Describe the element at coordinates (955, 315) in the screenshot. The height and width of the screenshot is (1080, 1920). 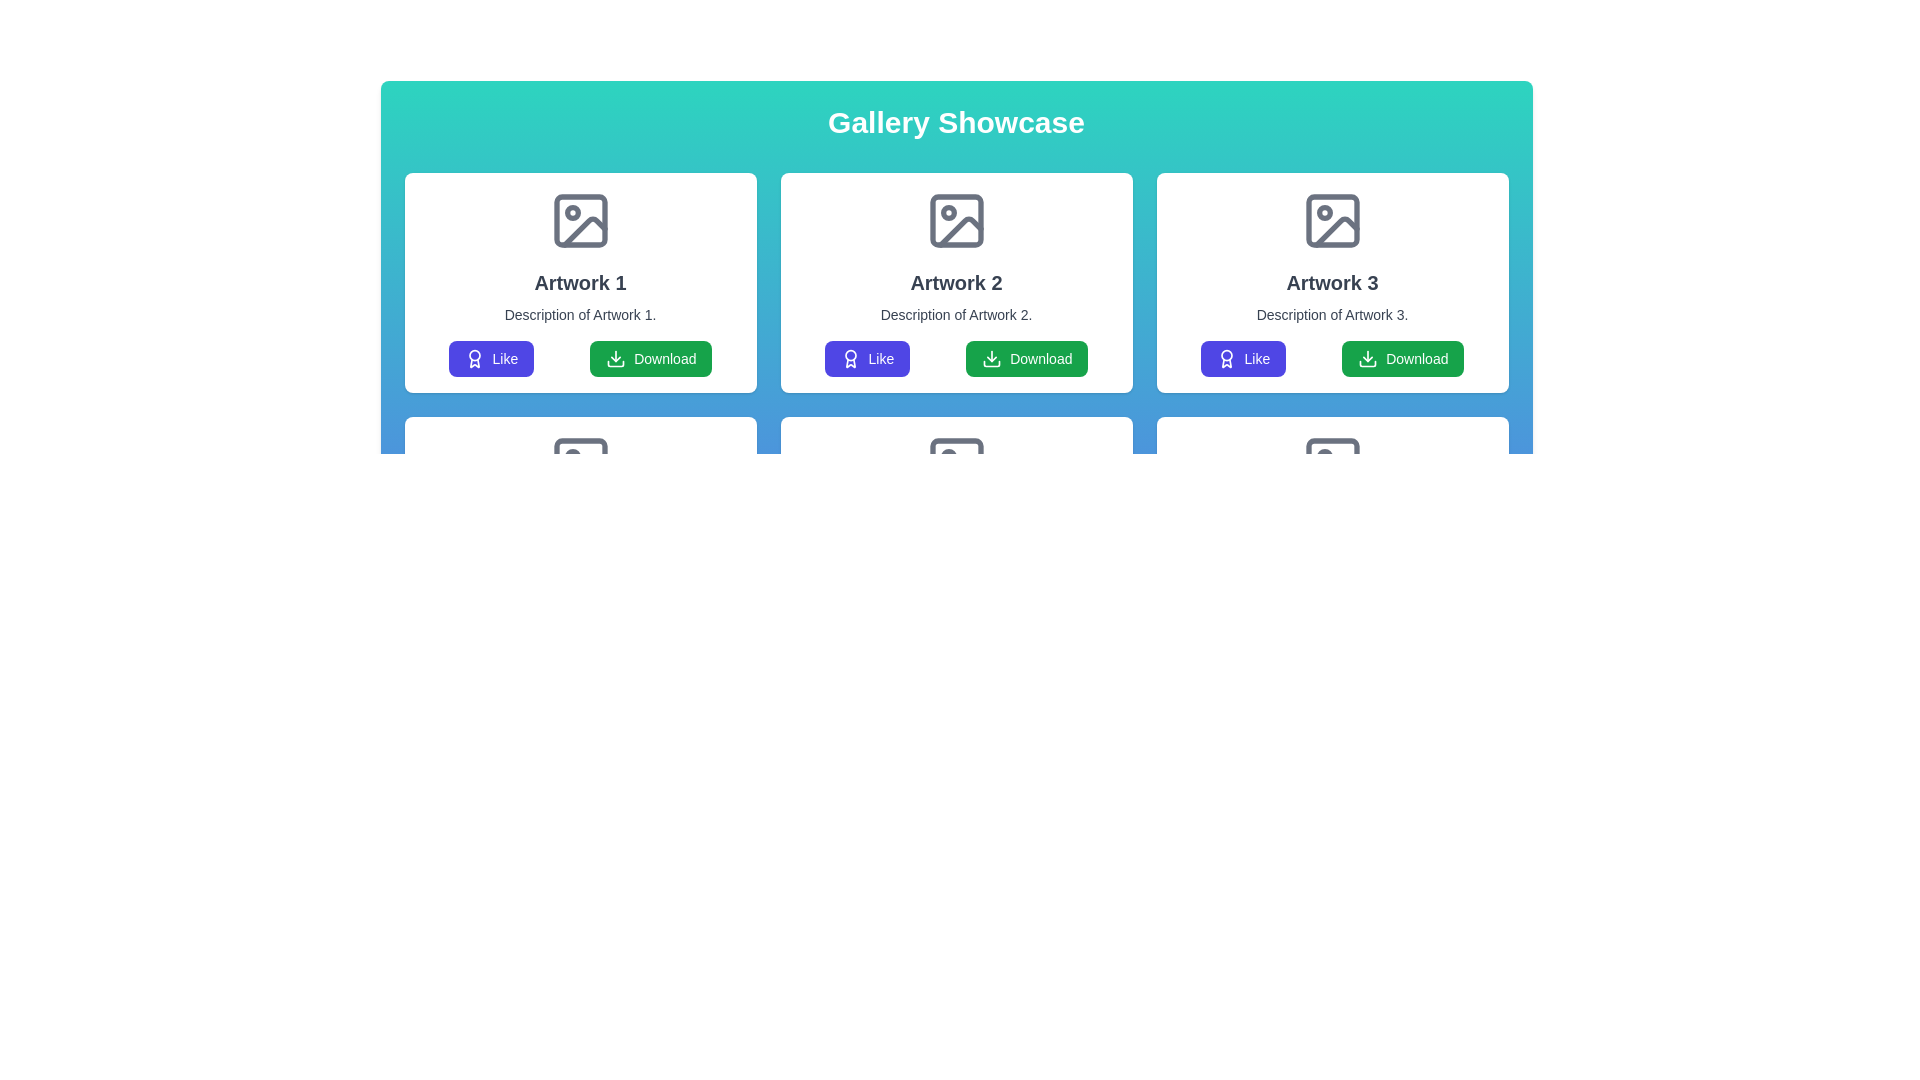
I see `the text label providing a brief description of 'Artwork 2', which is the second textual component directly below the header` at that location.